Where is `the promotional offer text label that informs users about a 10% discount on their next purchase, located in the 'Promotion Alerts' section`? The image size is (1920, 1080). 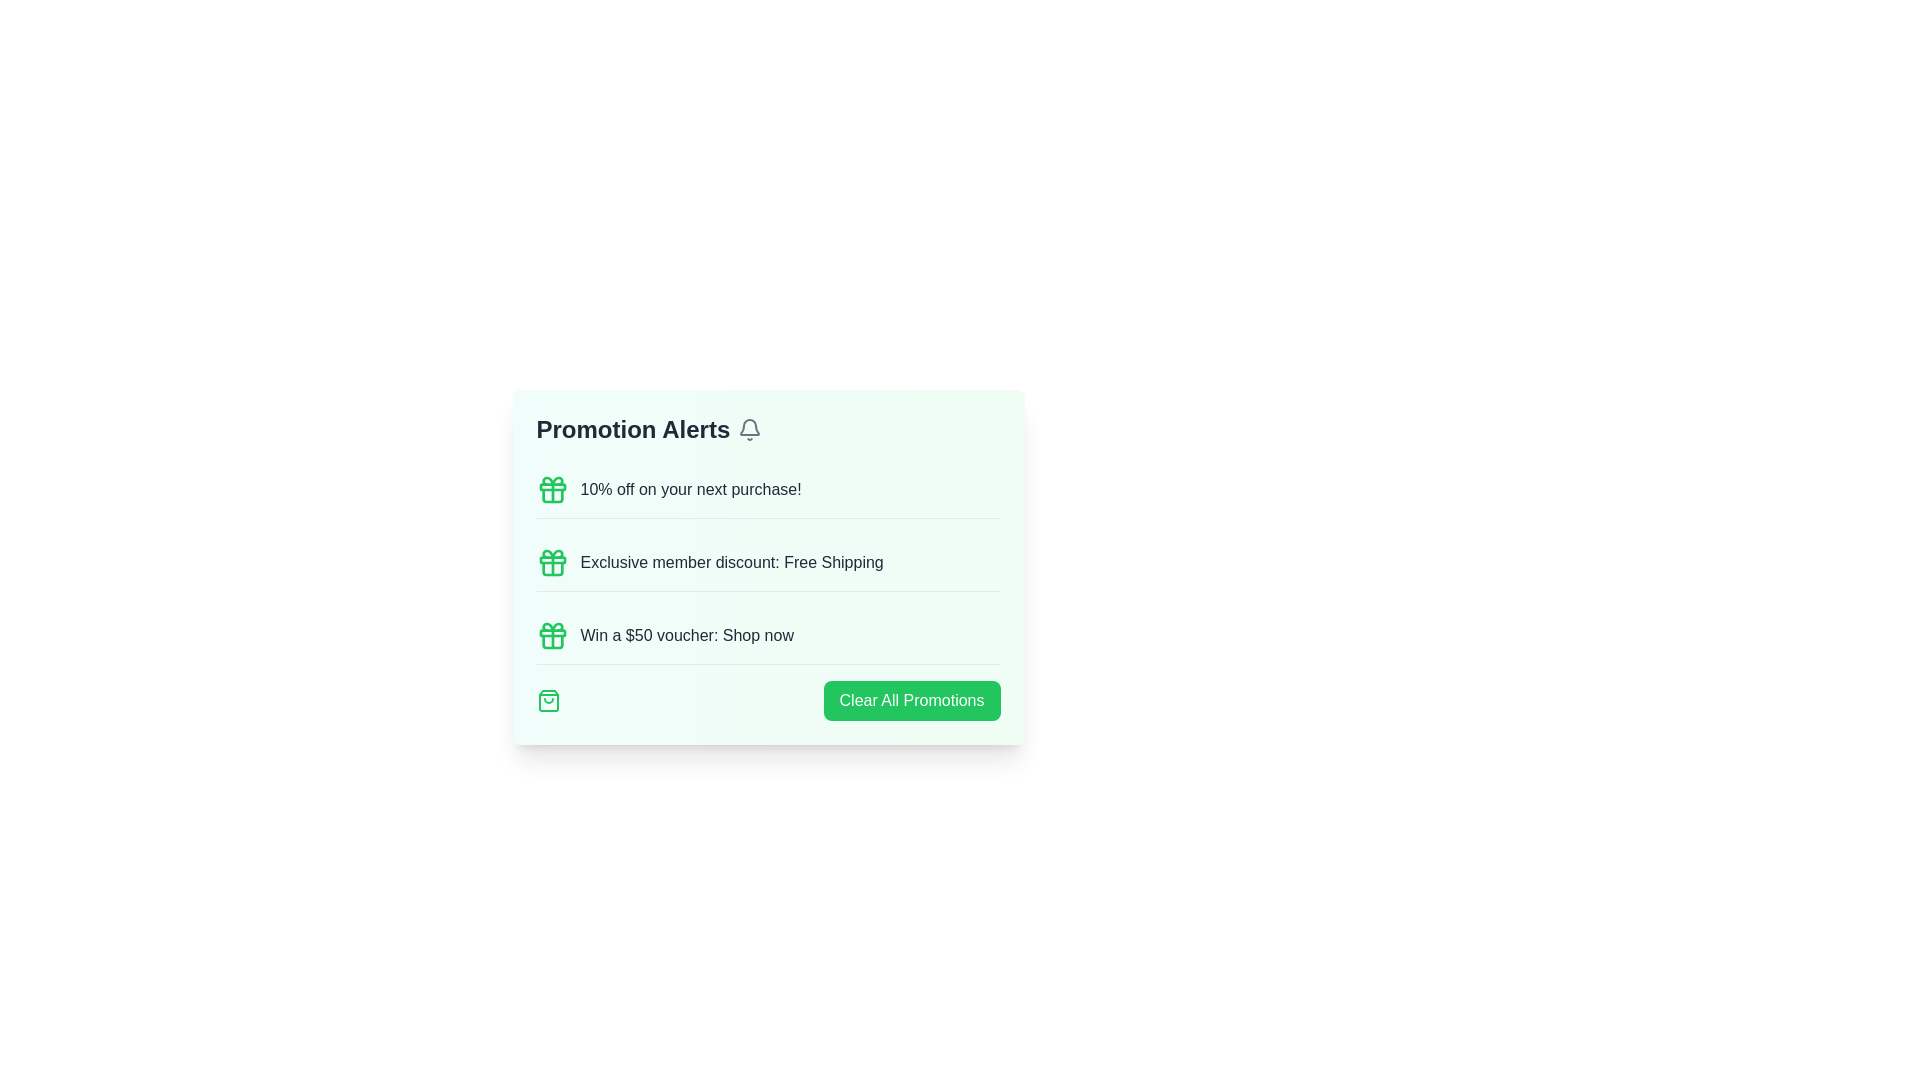
the promotional offer text label that informs users about a 10% discount on their next purchase, located in the 'Promotion Alerts' section is located at coordinates (691, 489).